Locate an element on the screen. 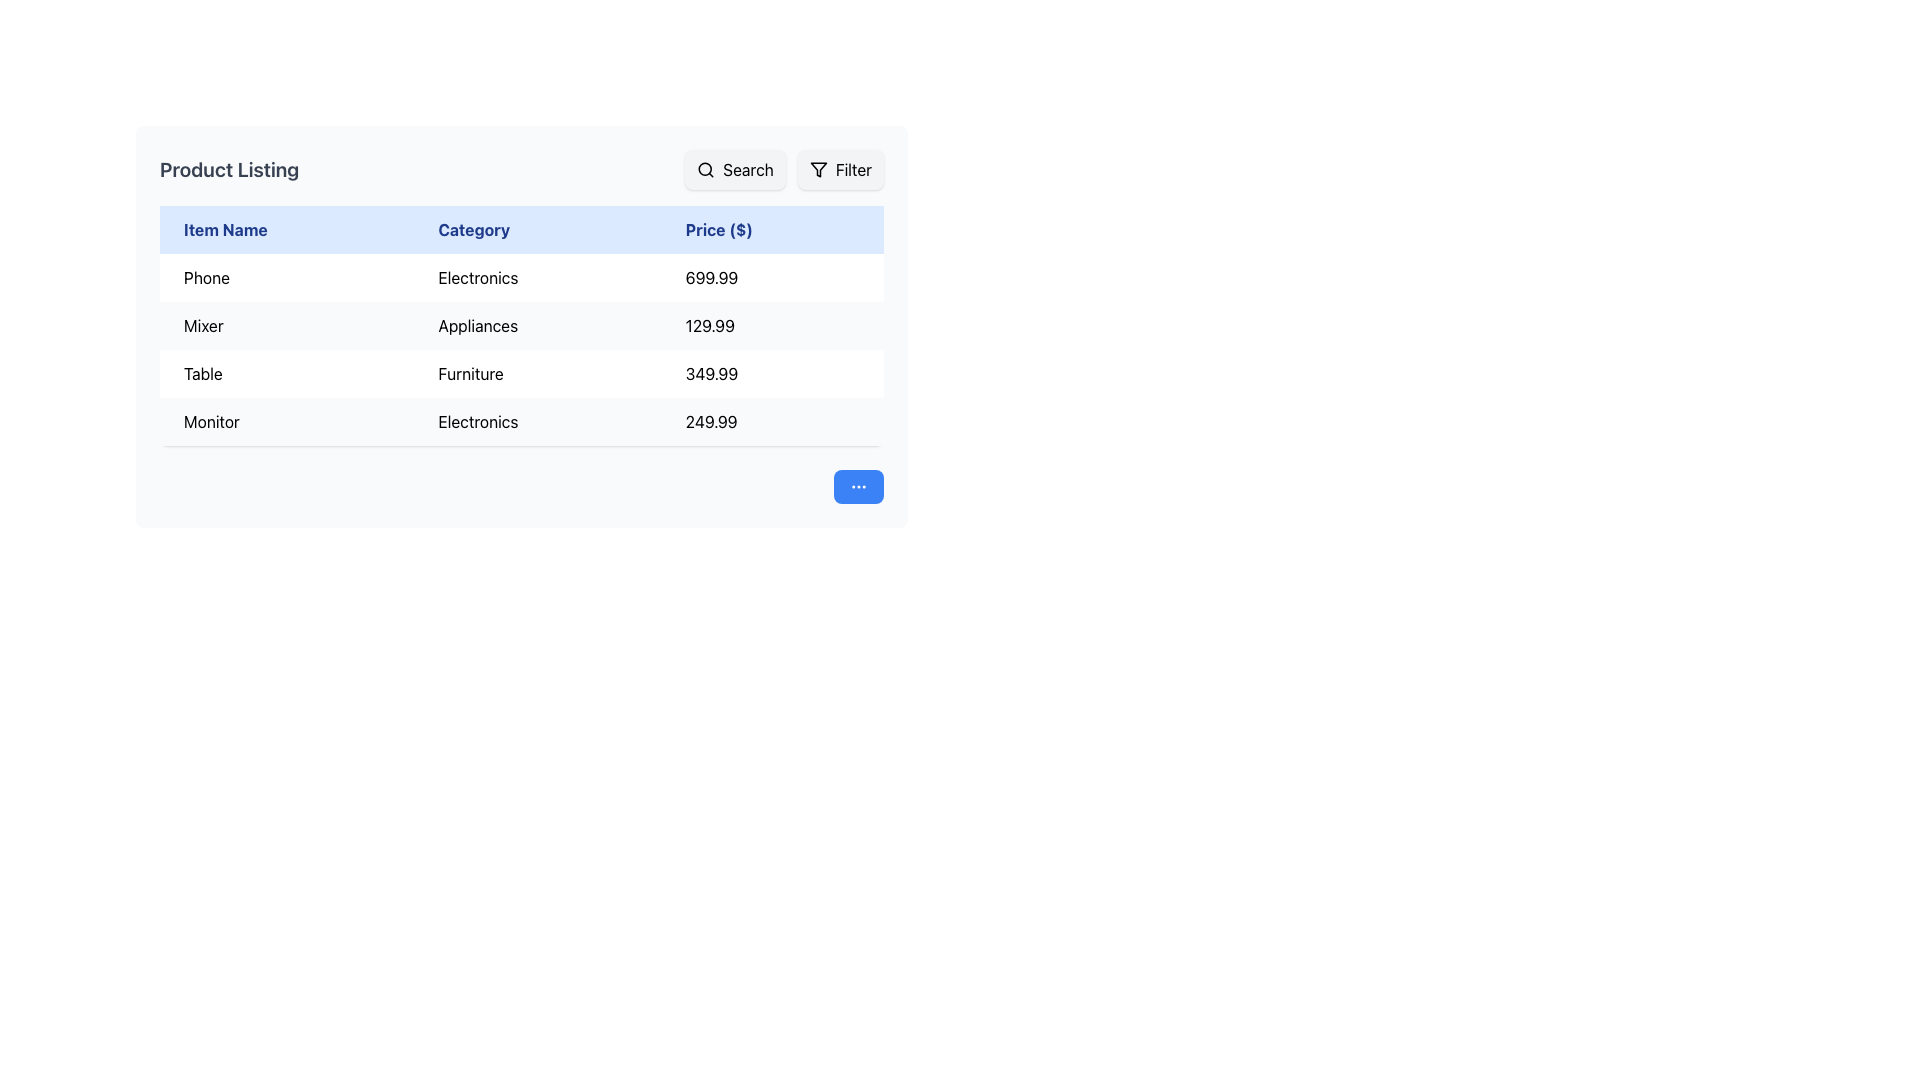  a specific cell within the data table that displays product information for further details or actions is located at coordinates (522, 325).